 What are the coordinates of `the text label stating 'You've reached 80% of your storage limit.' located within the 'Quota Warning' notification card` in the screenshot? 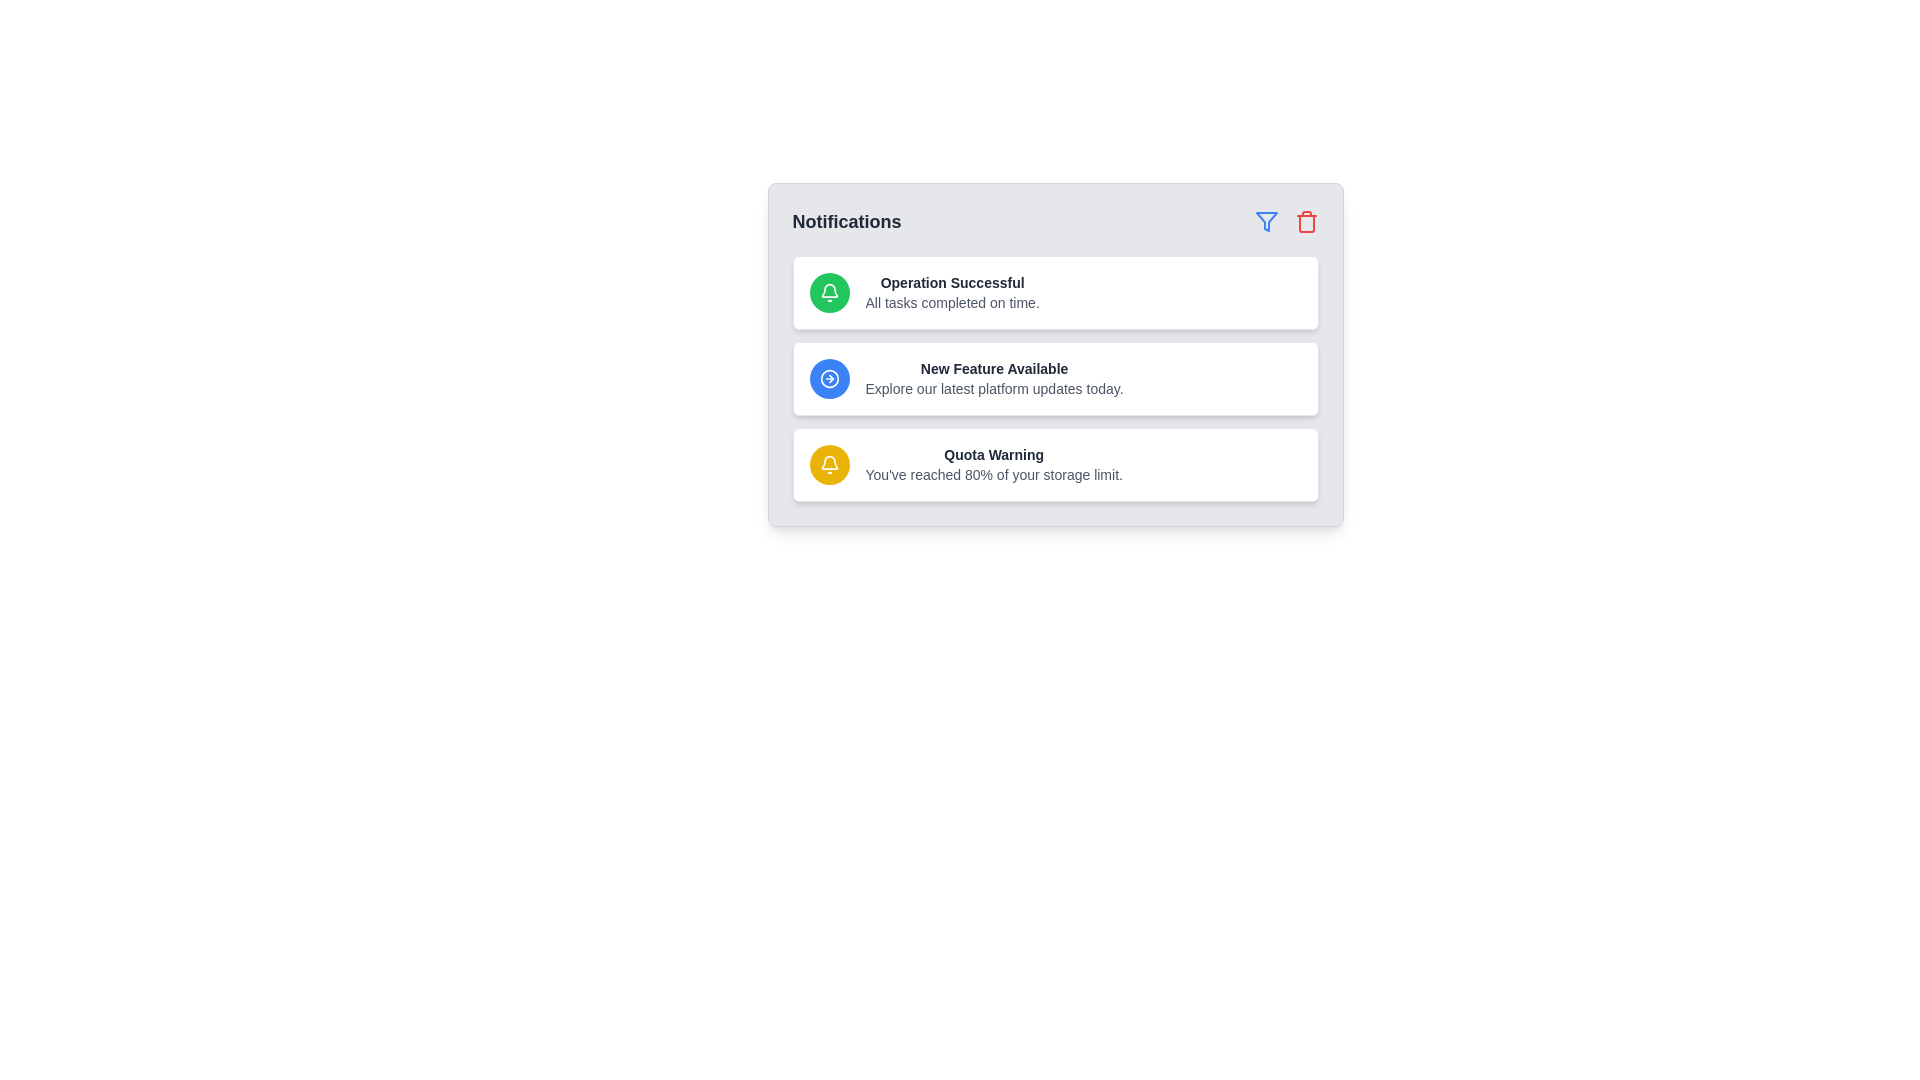 It's located at (994, 474).